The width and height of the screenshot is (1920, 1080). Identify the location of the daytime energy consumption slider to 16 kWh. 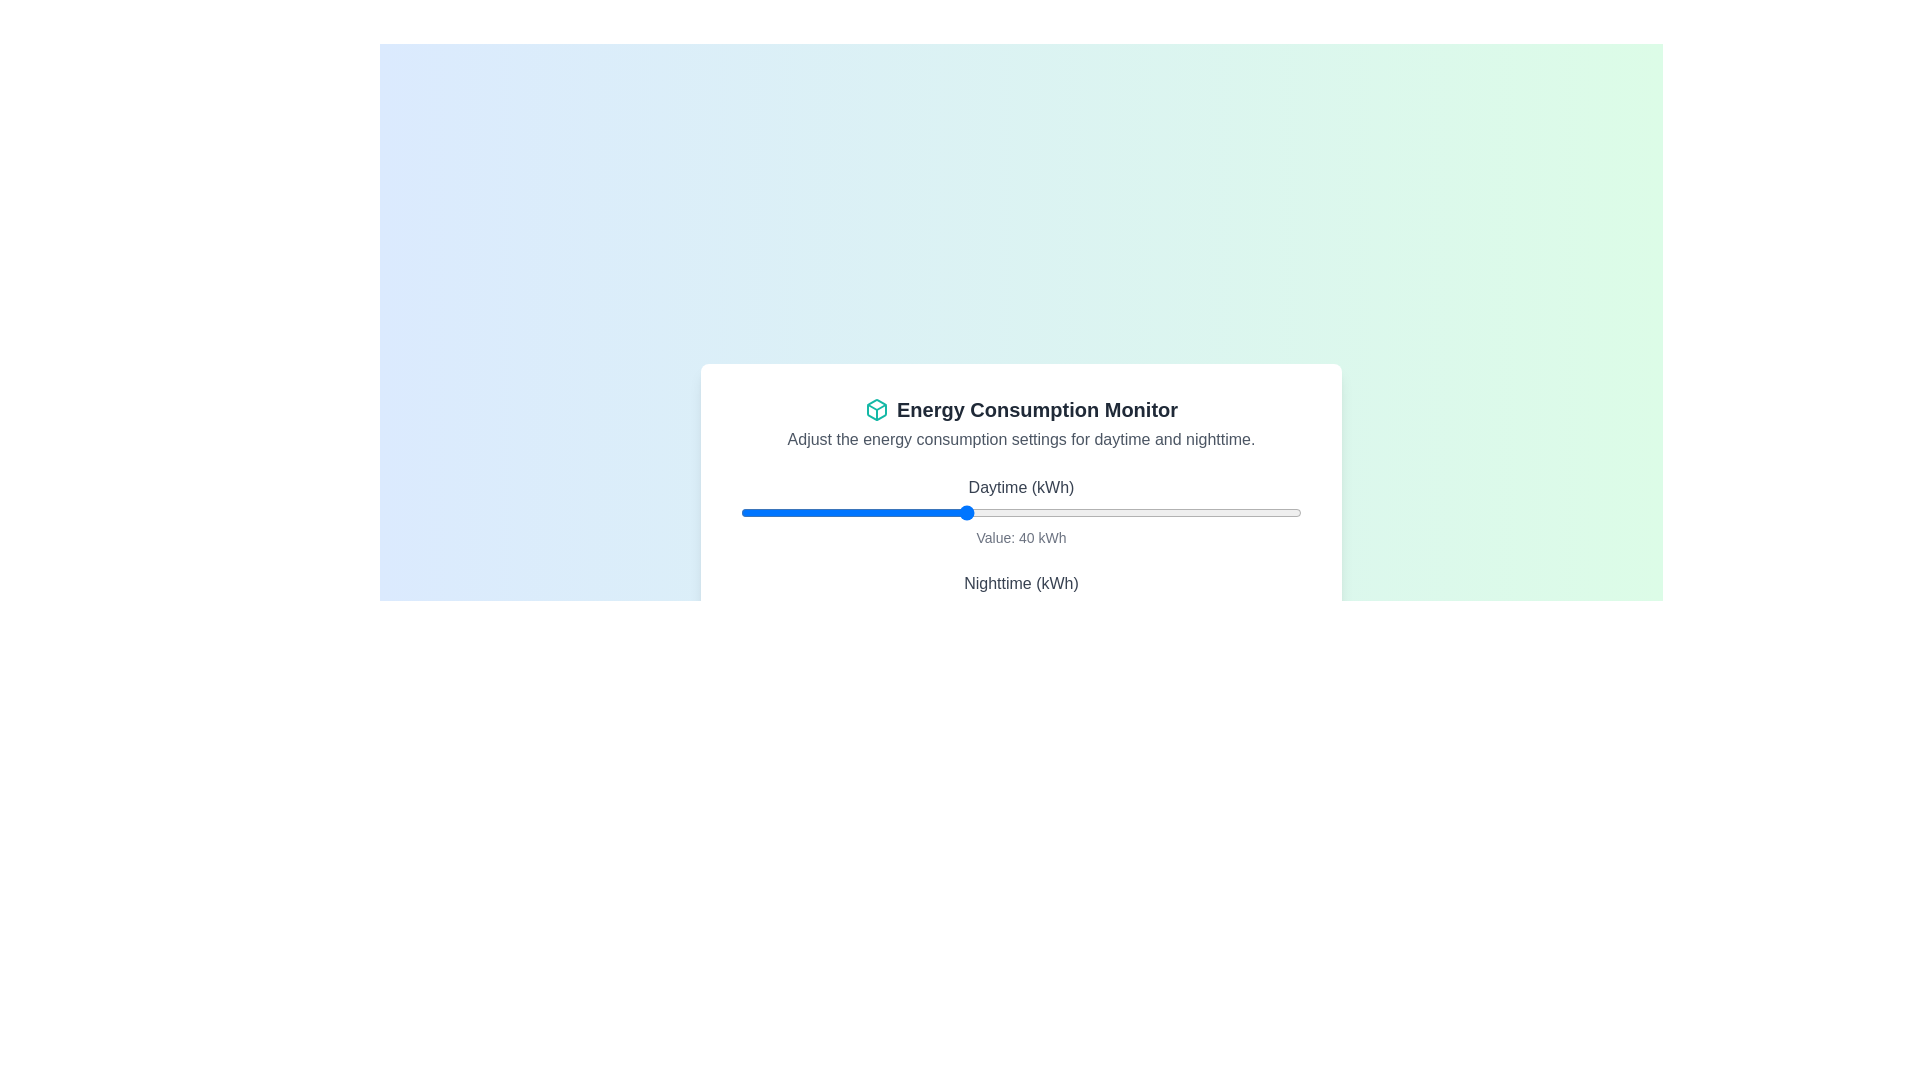
(830, 512).